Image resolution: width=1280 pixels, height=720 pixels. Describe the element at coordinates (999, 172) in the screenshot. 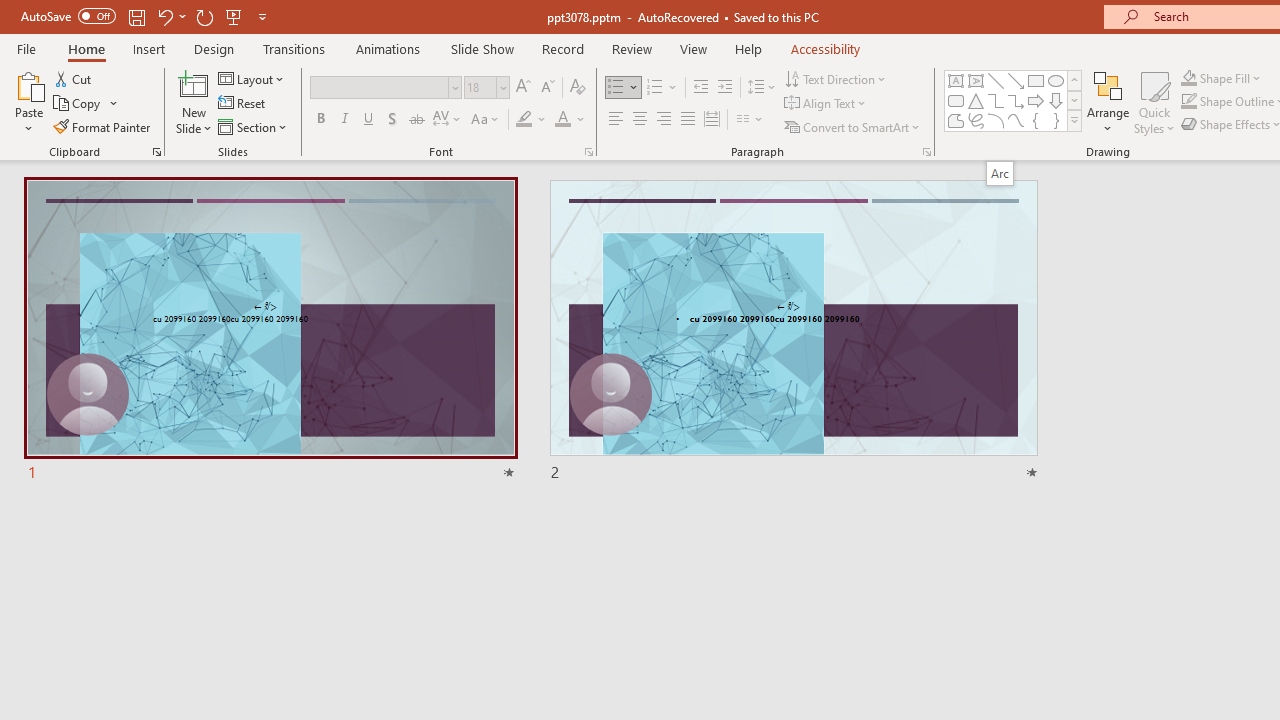

I see `'Arc'` at that location.